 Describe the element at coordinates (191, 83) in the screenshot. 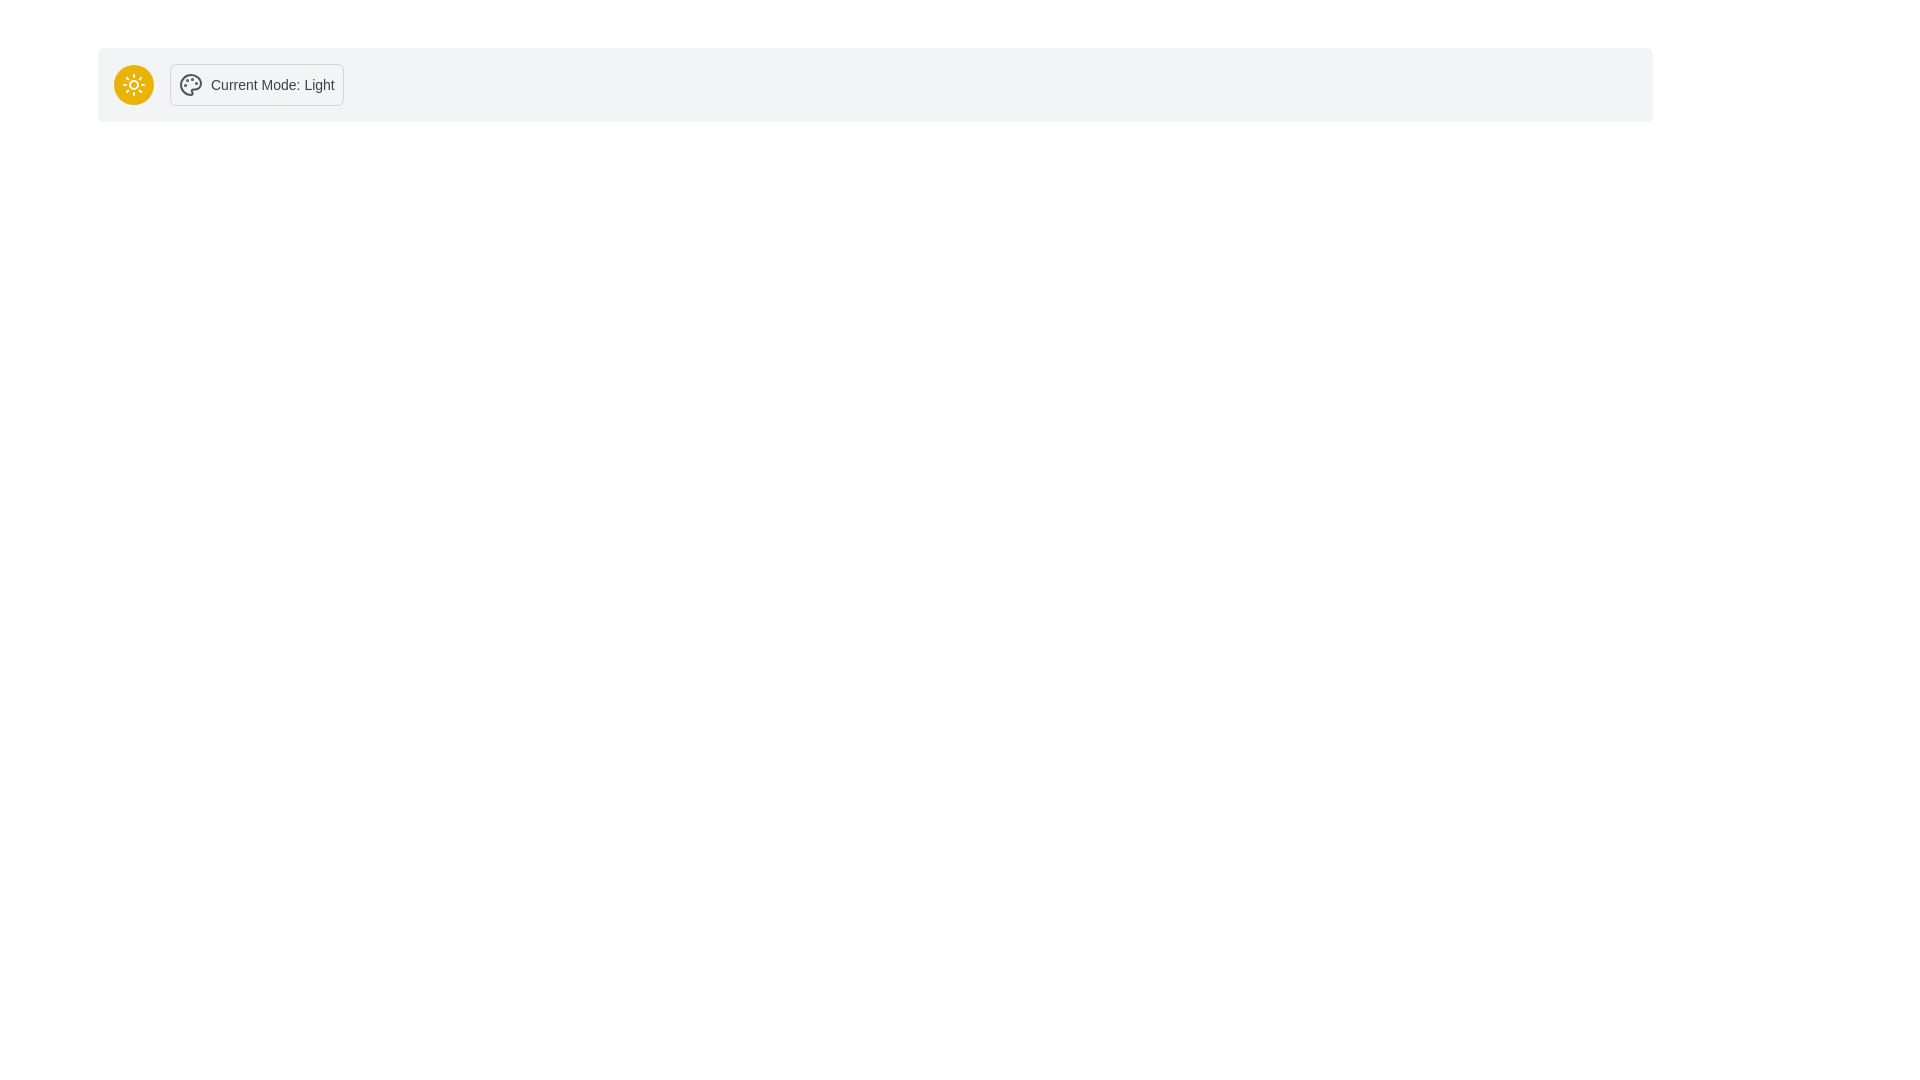

I see `the SVG graphical element located in the top left corner of the interface, which represents customization or design functionality` at that location.